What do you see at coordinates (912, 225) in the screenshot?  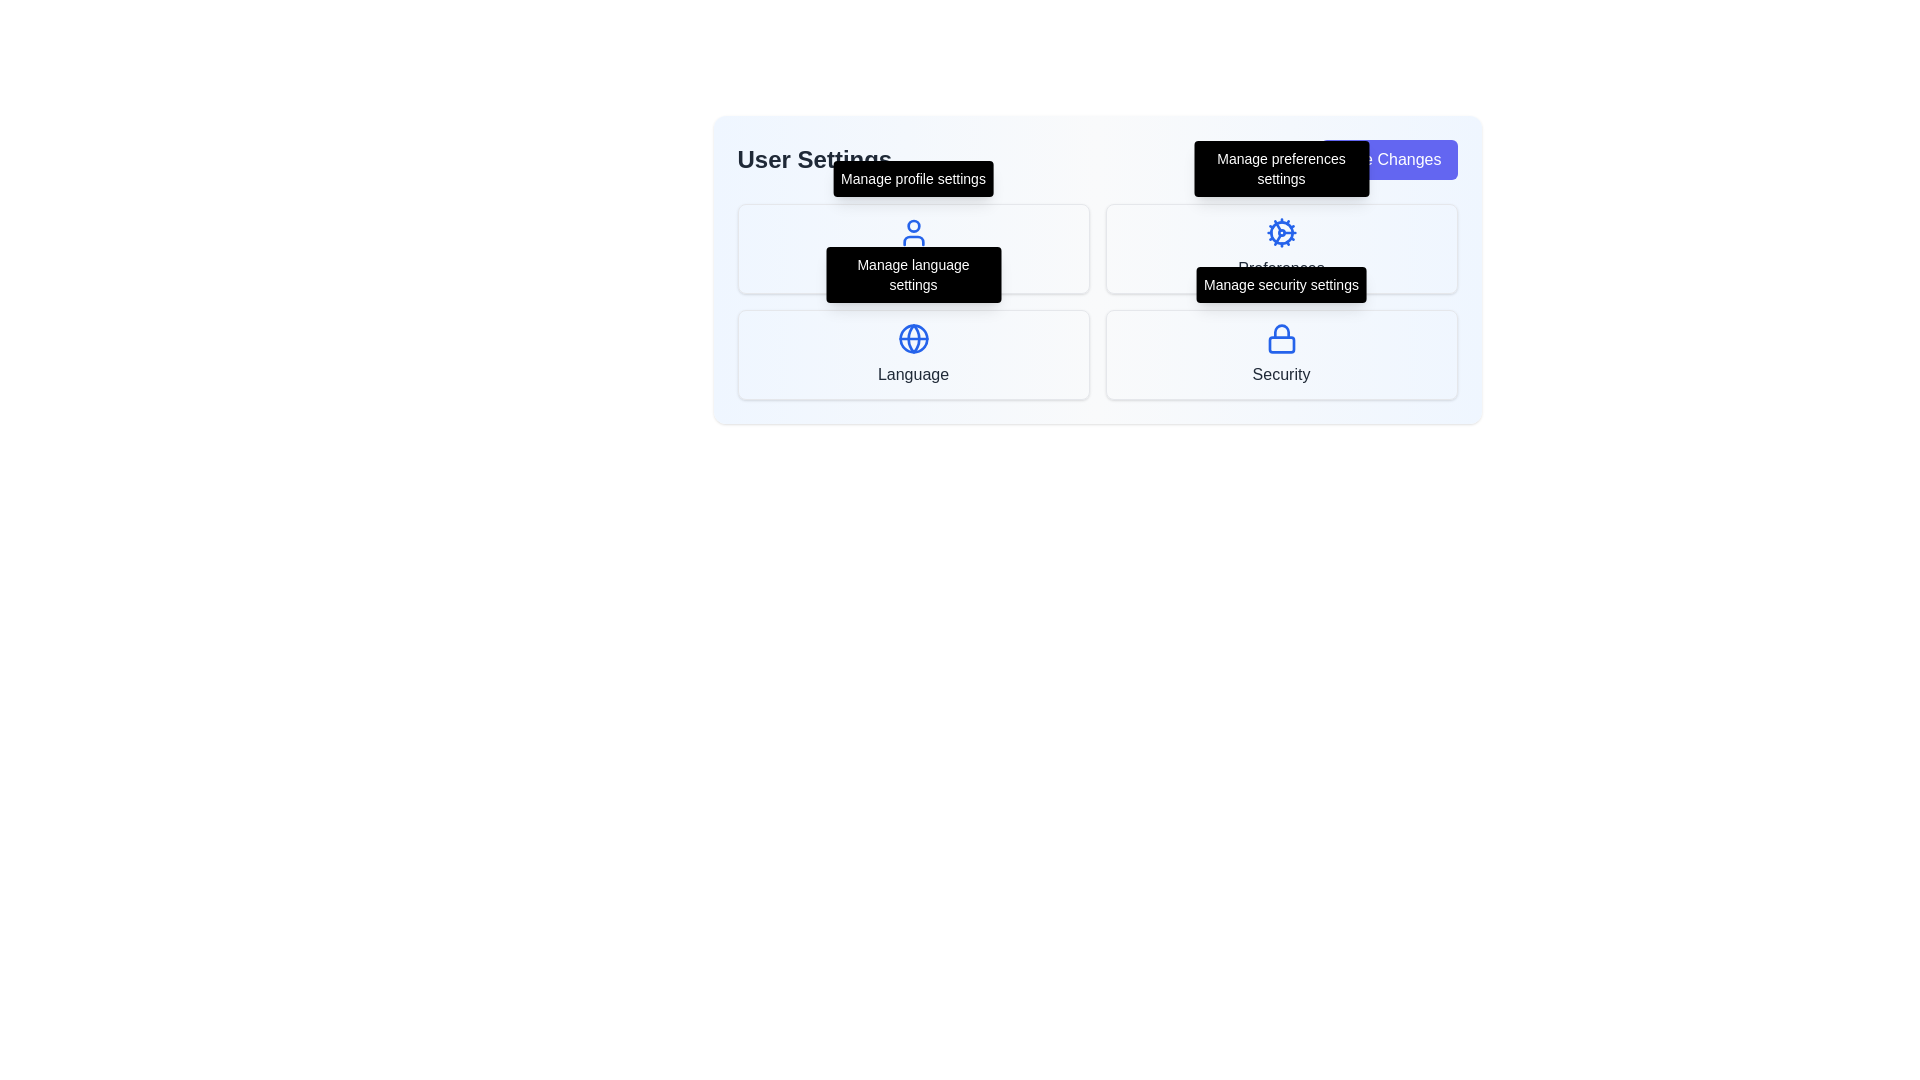 I see `the small blue outlined circle with a white fill located at the top center of the user profile icon in the user settings interface` at bounding box center [912, 225].